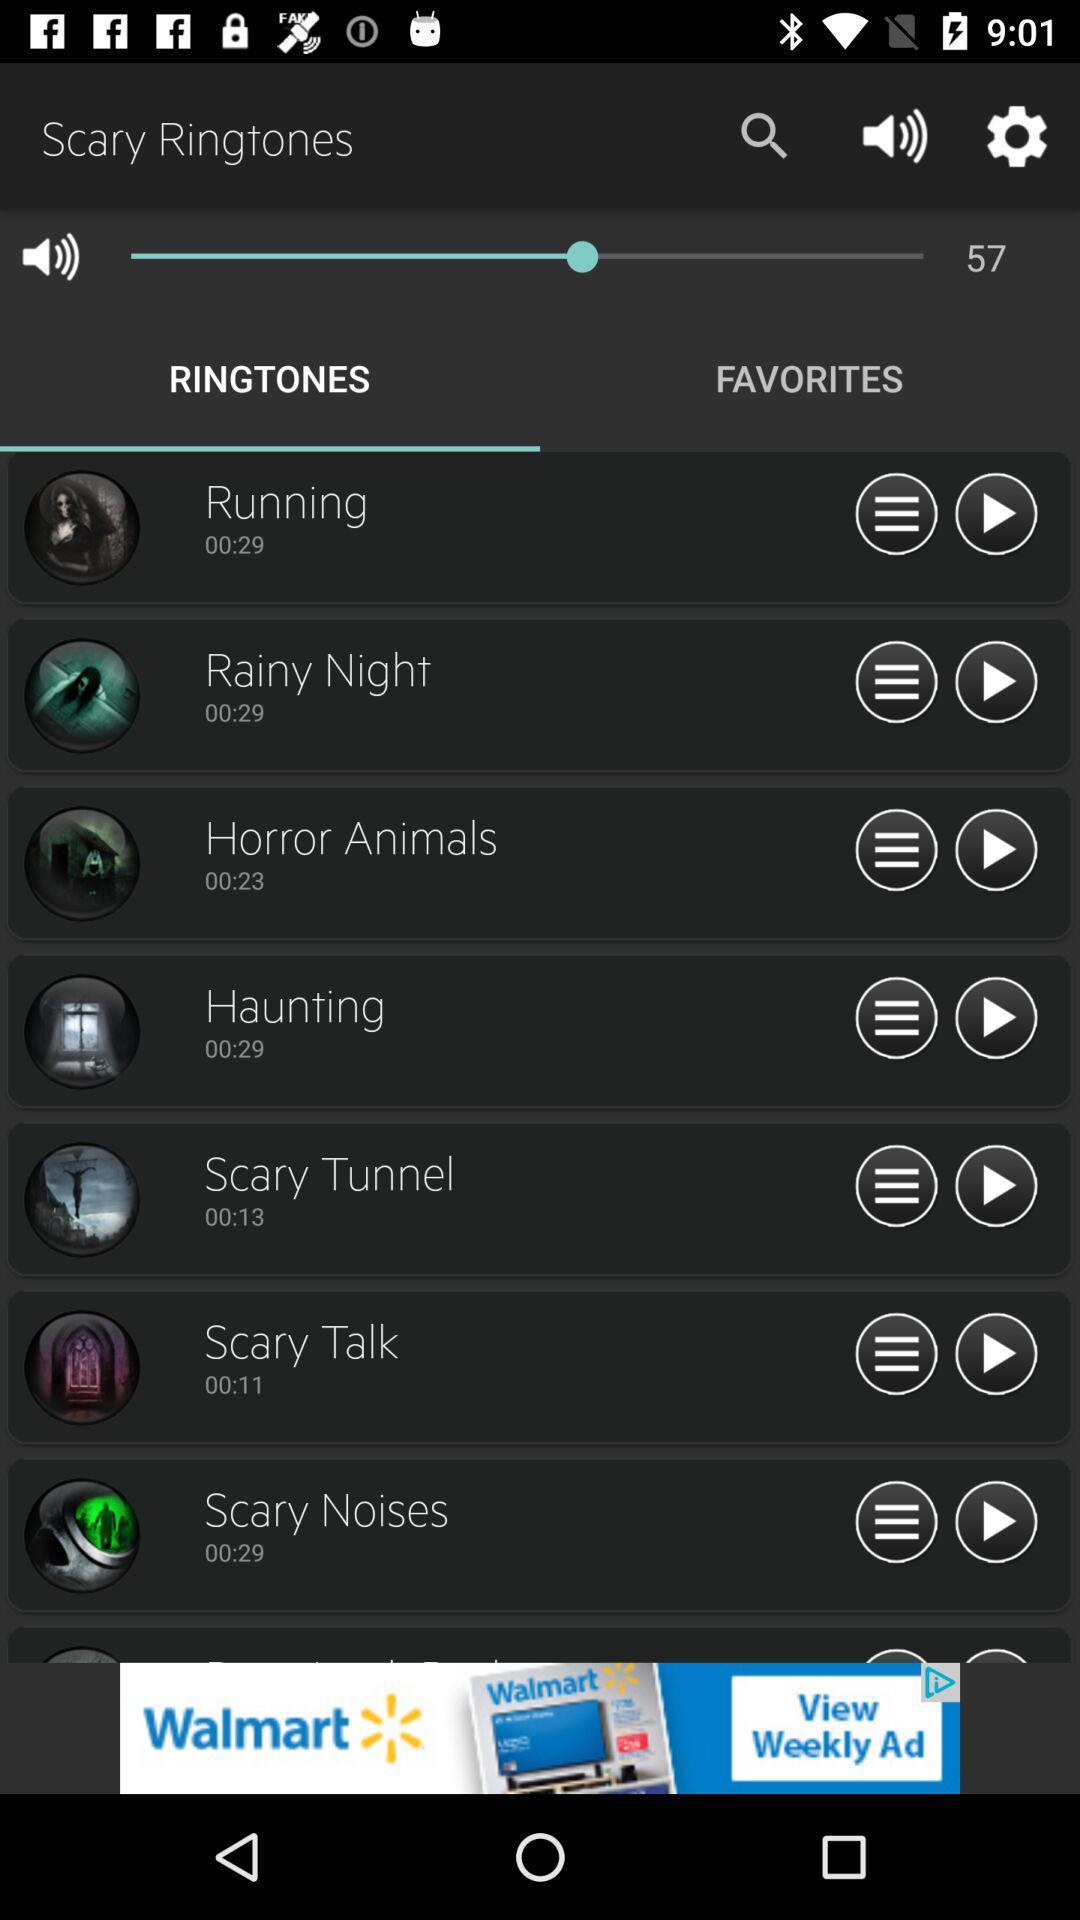 The width and height of the screenshot is (1080, 1920). I want to click on play, so click(895, 851).